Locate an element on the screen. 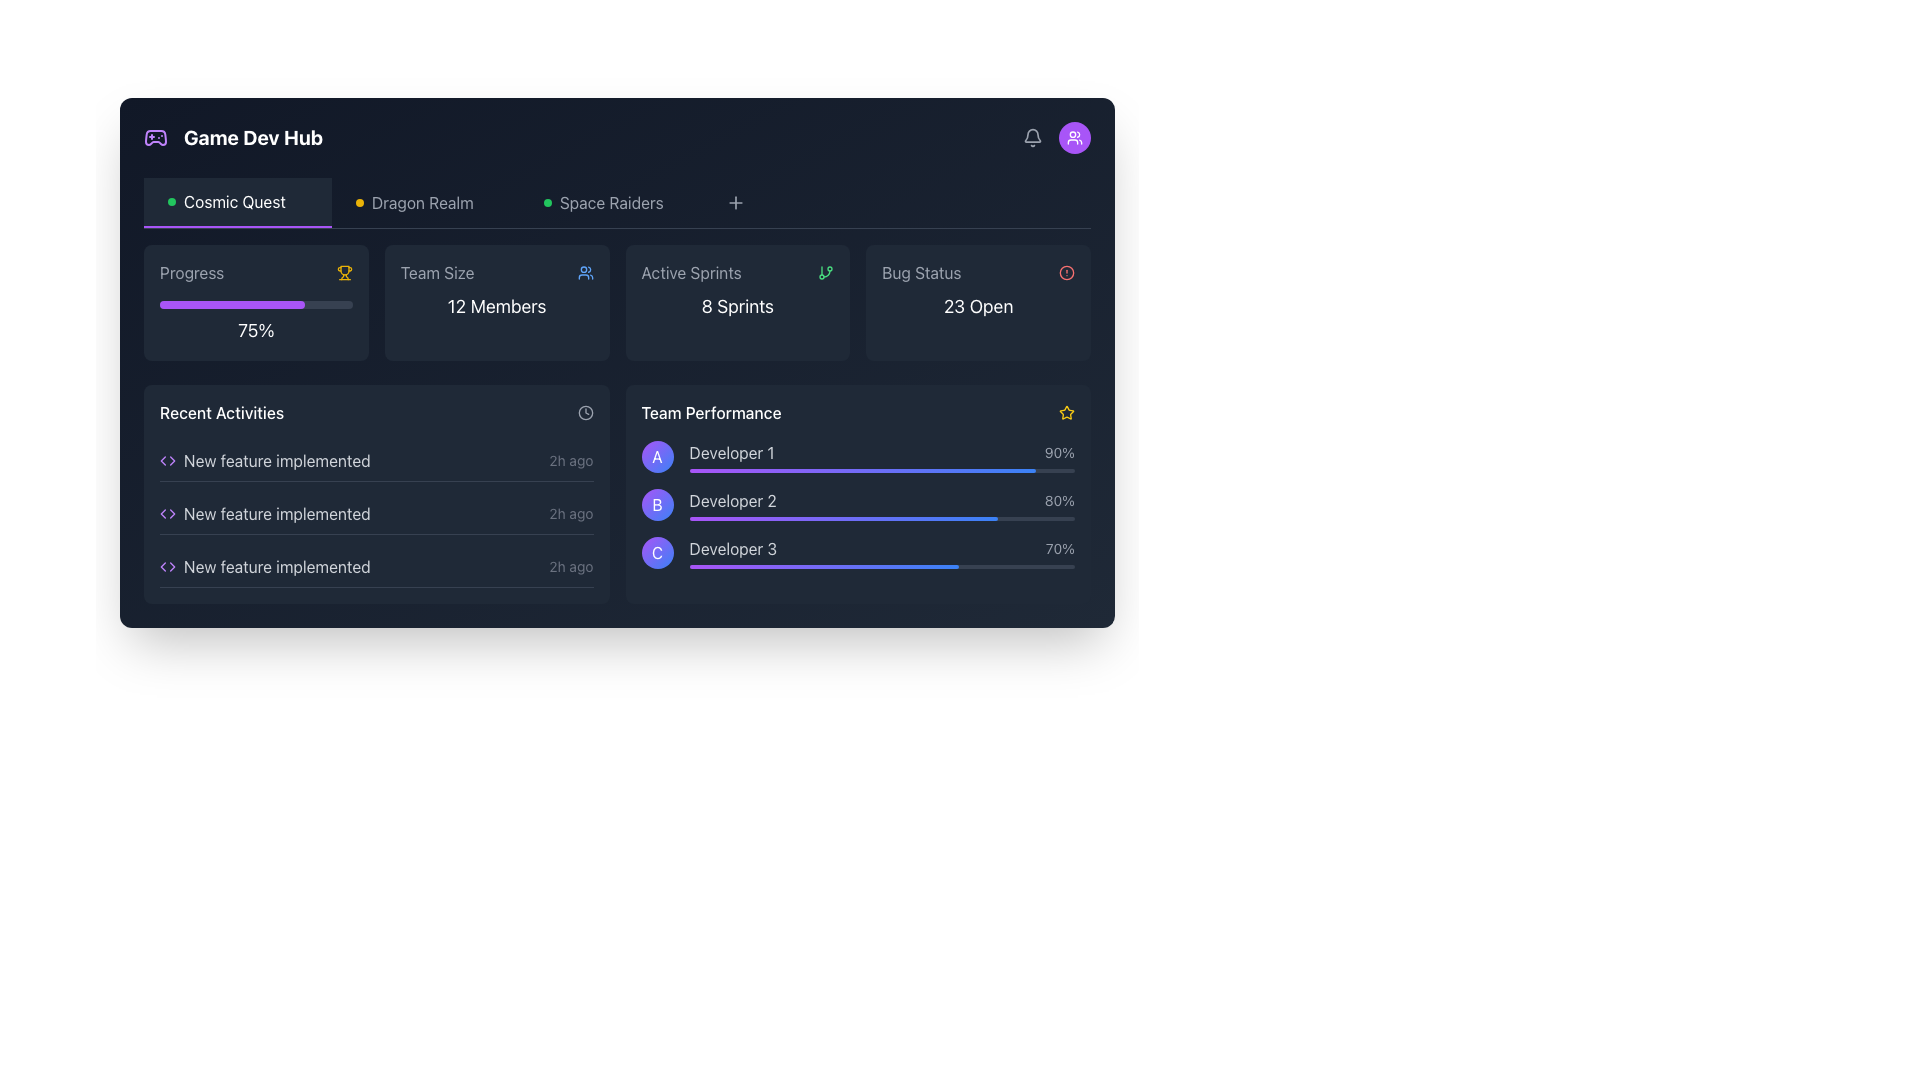 Image resolution: width=1920 pixels, height=1080 pixels. the Text label identifying the developer associated with the topmost entry in the team performance list, located under 'Team Performance', aligned with circular label 'A' and percentage '90%.' is located at coordinates (731, 452).